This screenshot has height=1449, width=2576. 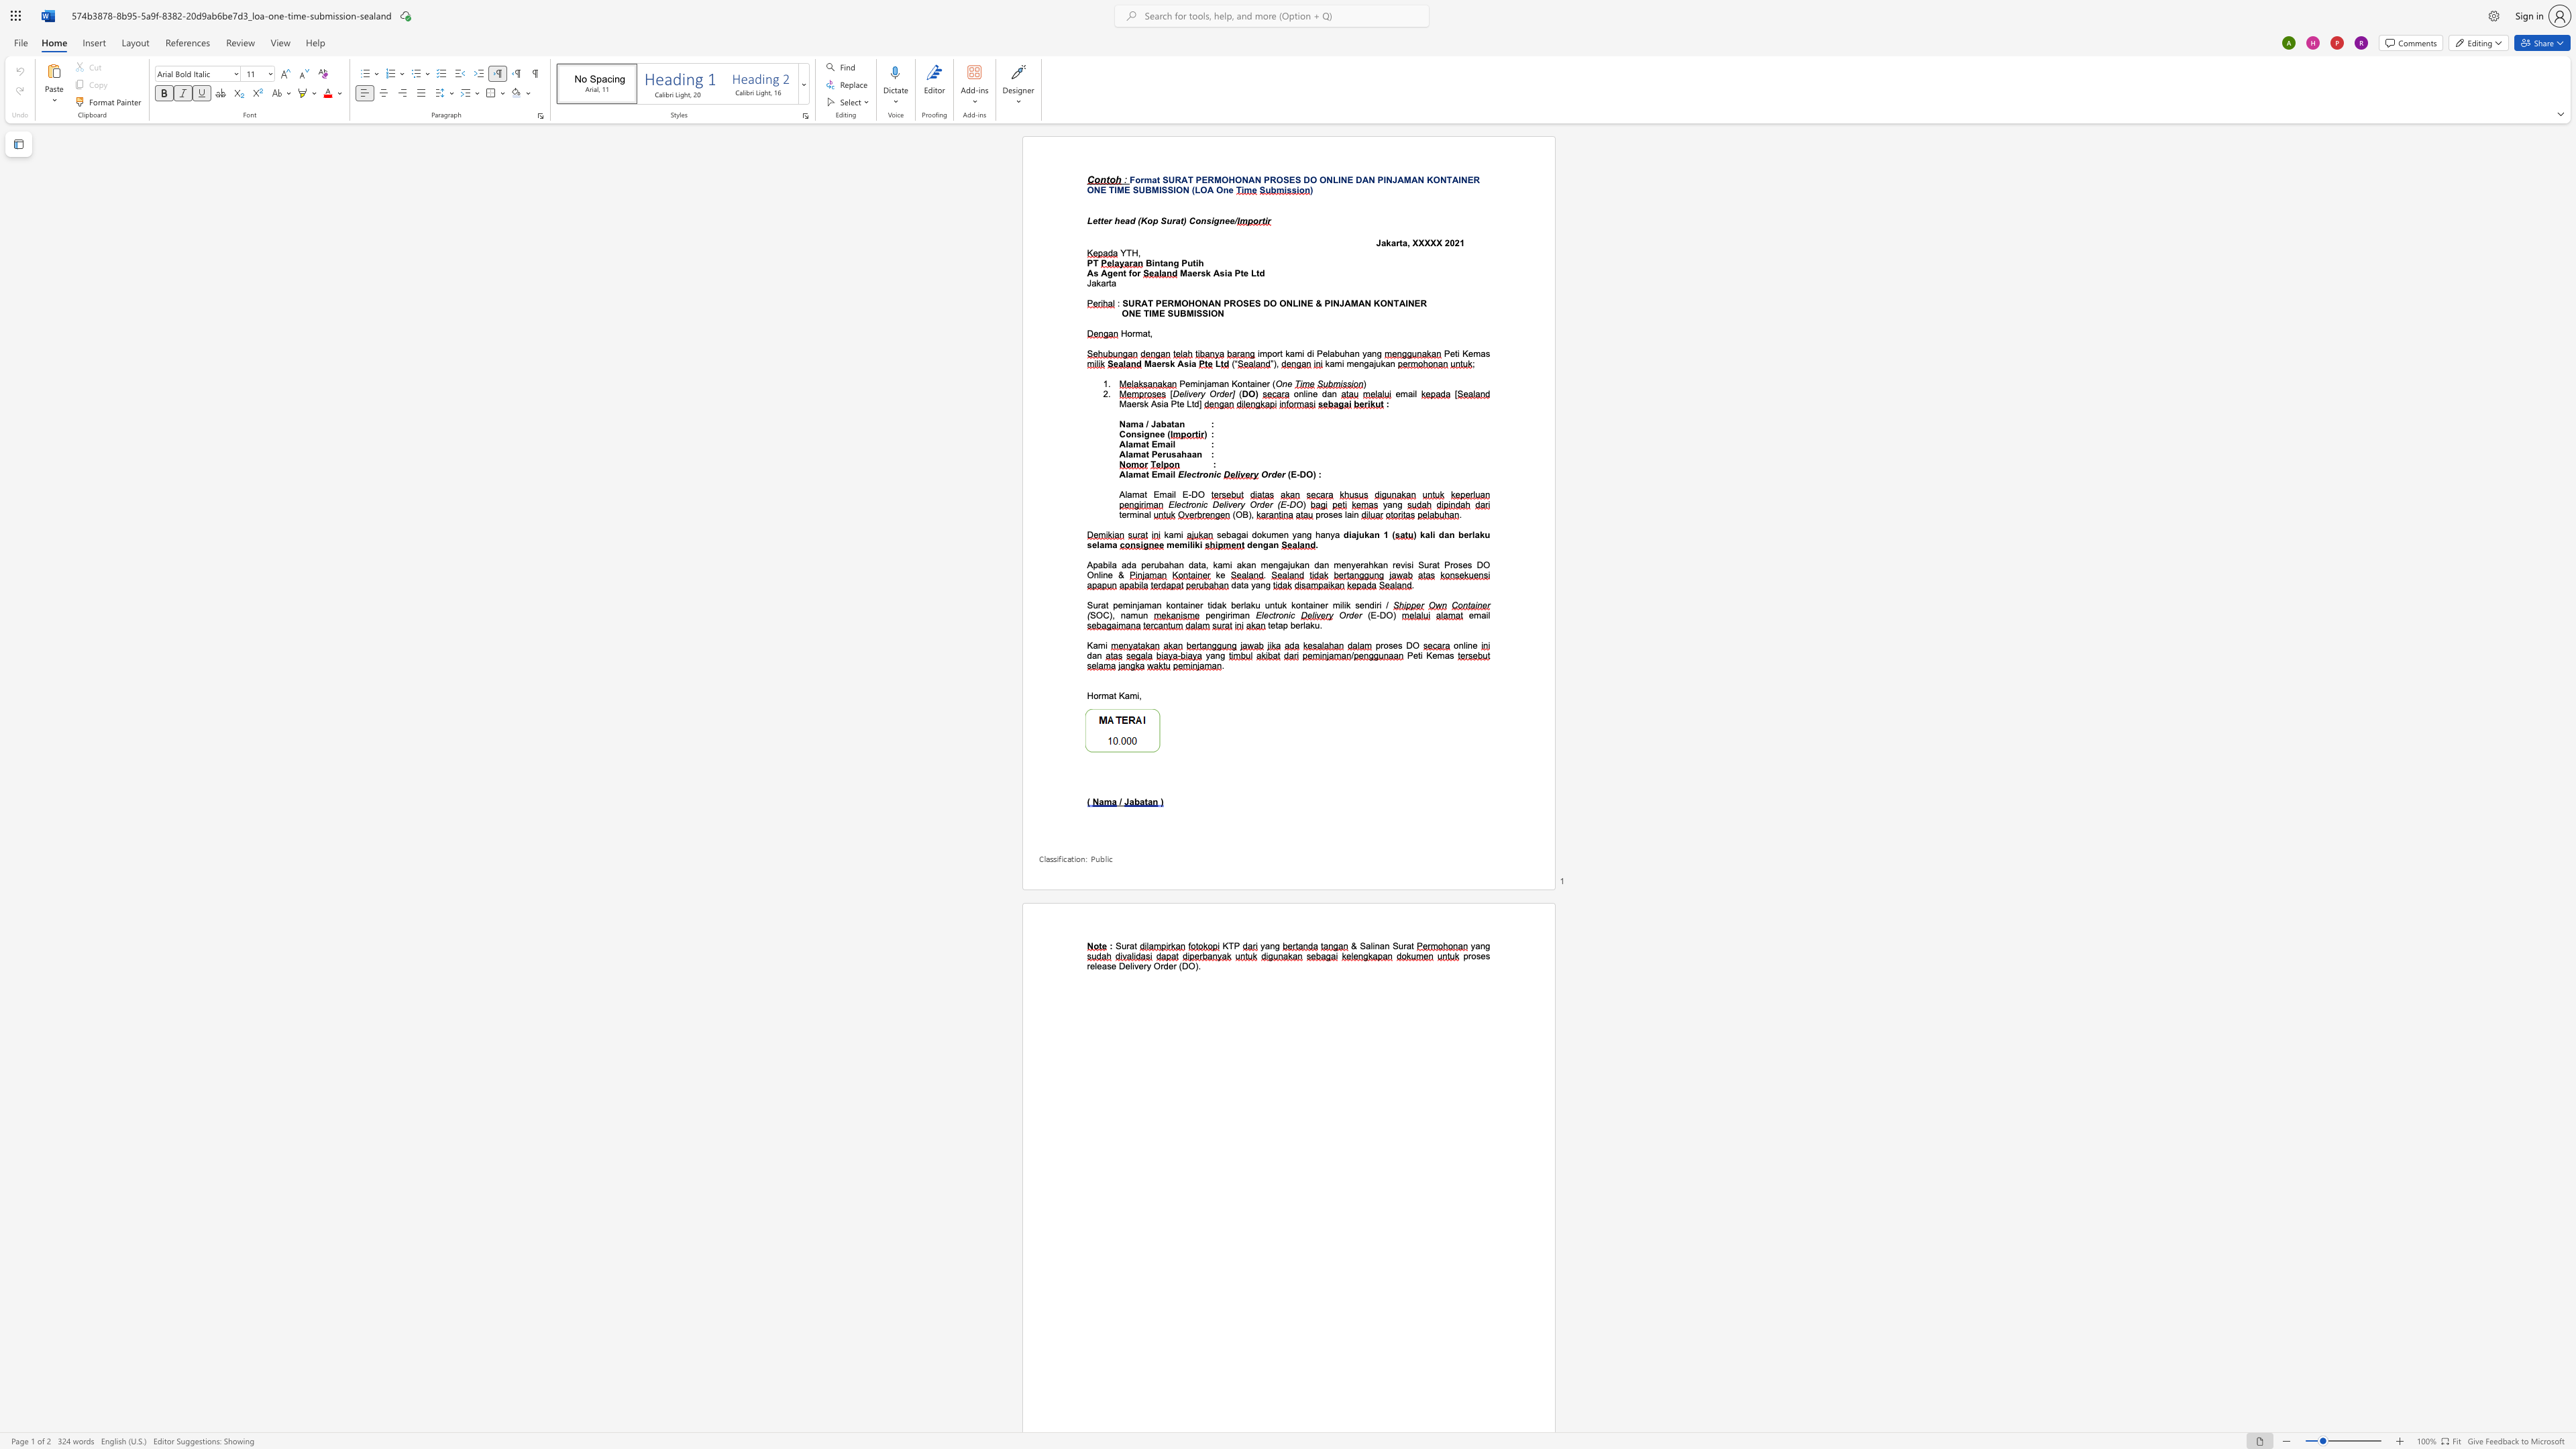 I want to click on the subset text "ntang Puti" within the text "Bintang Putih", so click(x=1153, y=263).